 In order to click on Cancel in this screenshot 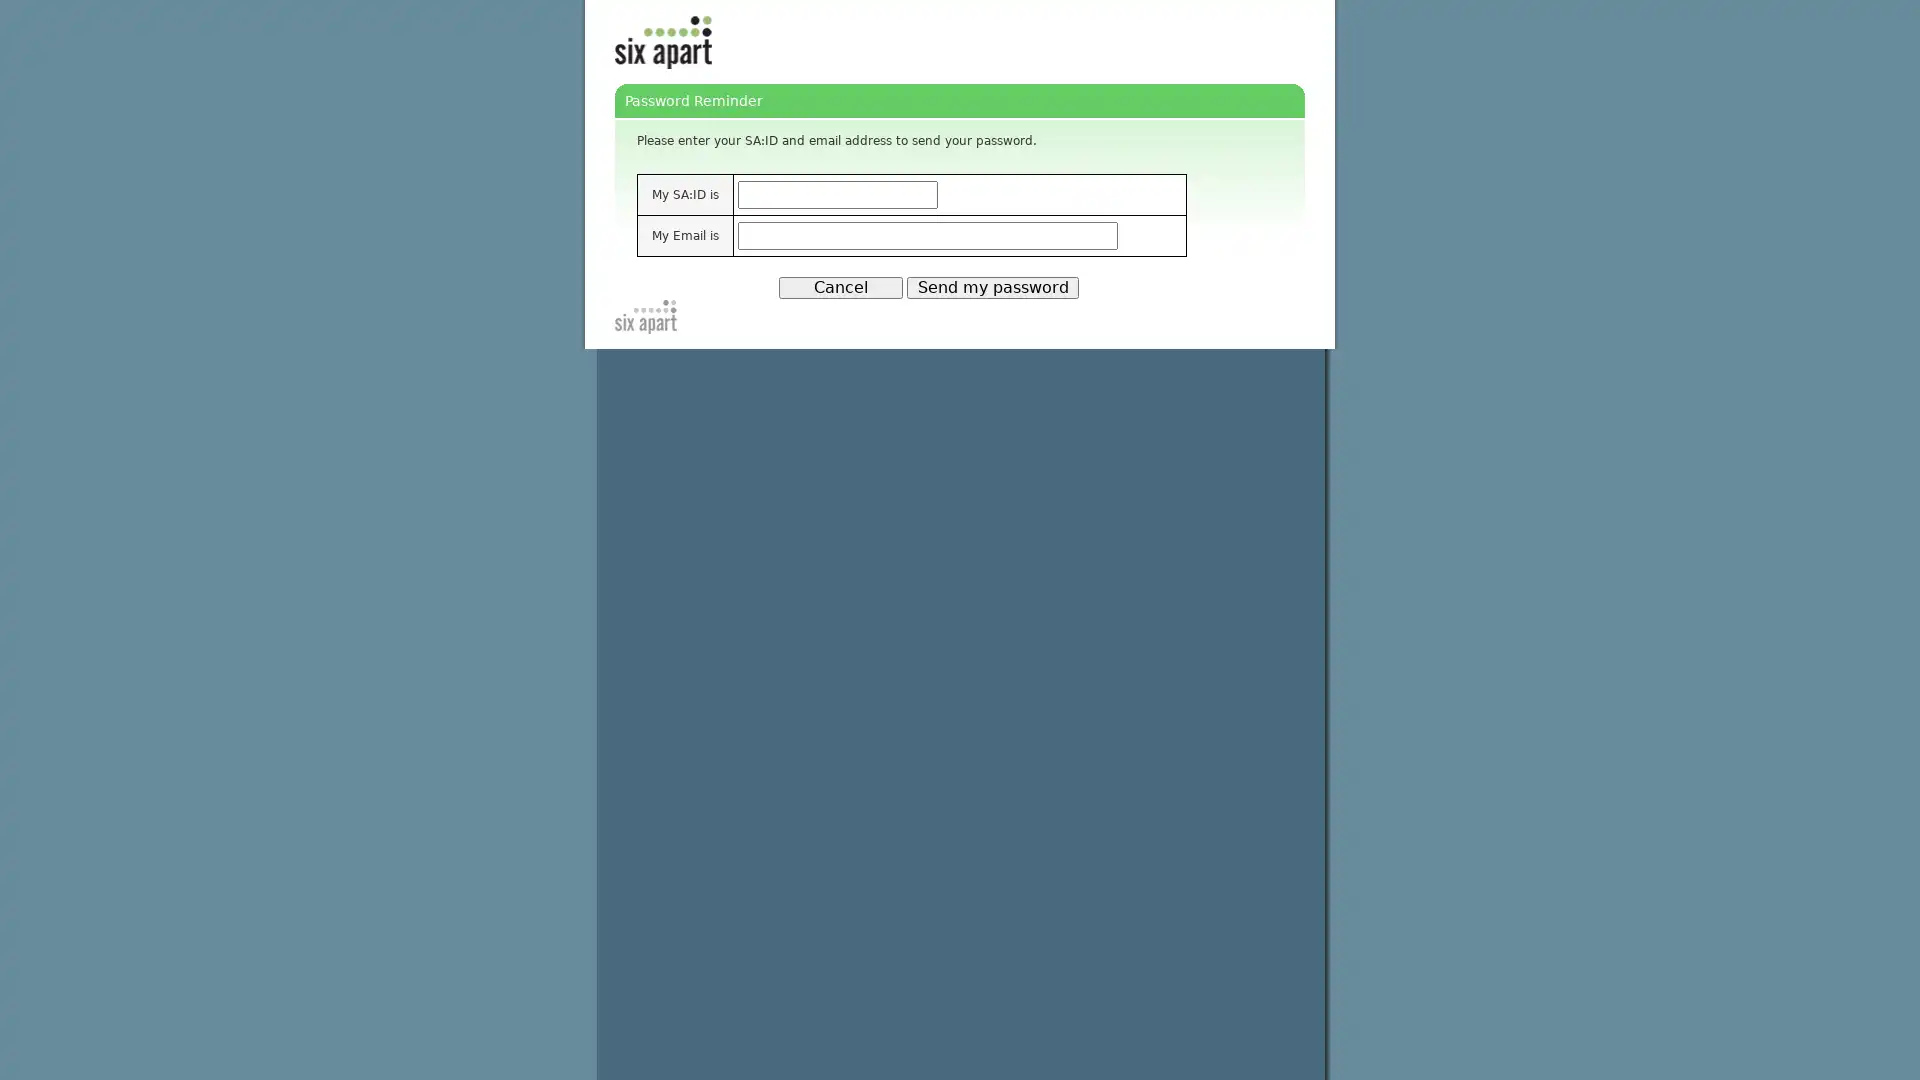, I will do `click(840, 288)`.